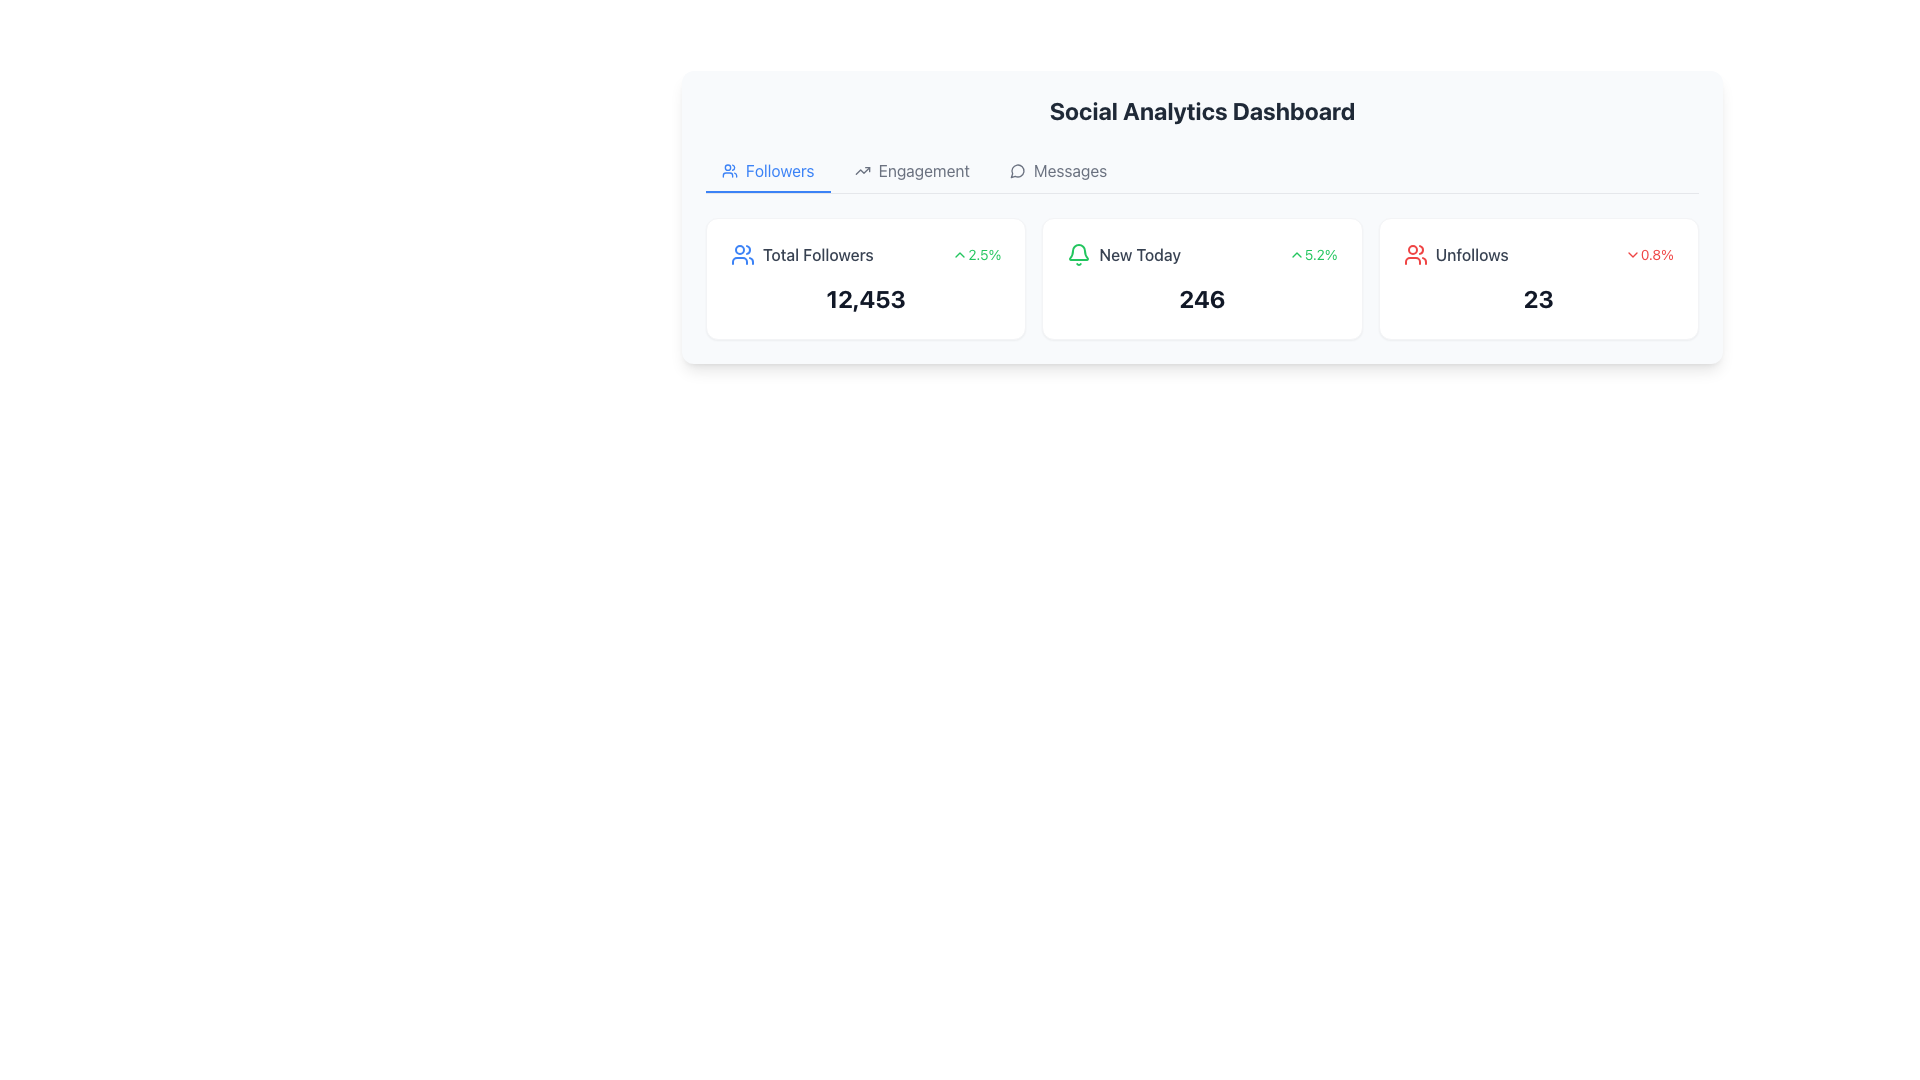 This screenshot has height=1080, width=1920. What do you see at coordinates (911, 171) in the screenshot?
I see `the 'Engagement' button, which is the second clickable menu item in a row of three options` at bounding box center [911, 171].